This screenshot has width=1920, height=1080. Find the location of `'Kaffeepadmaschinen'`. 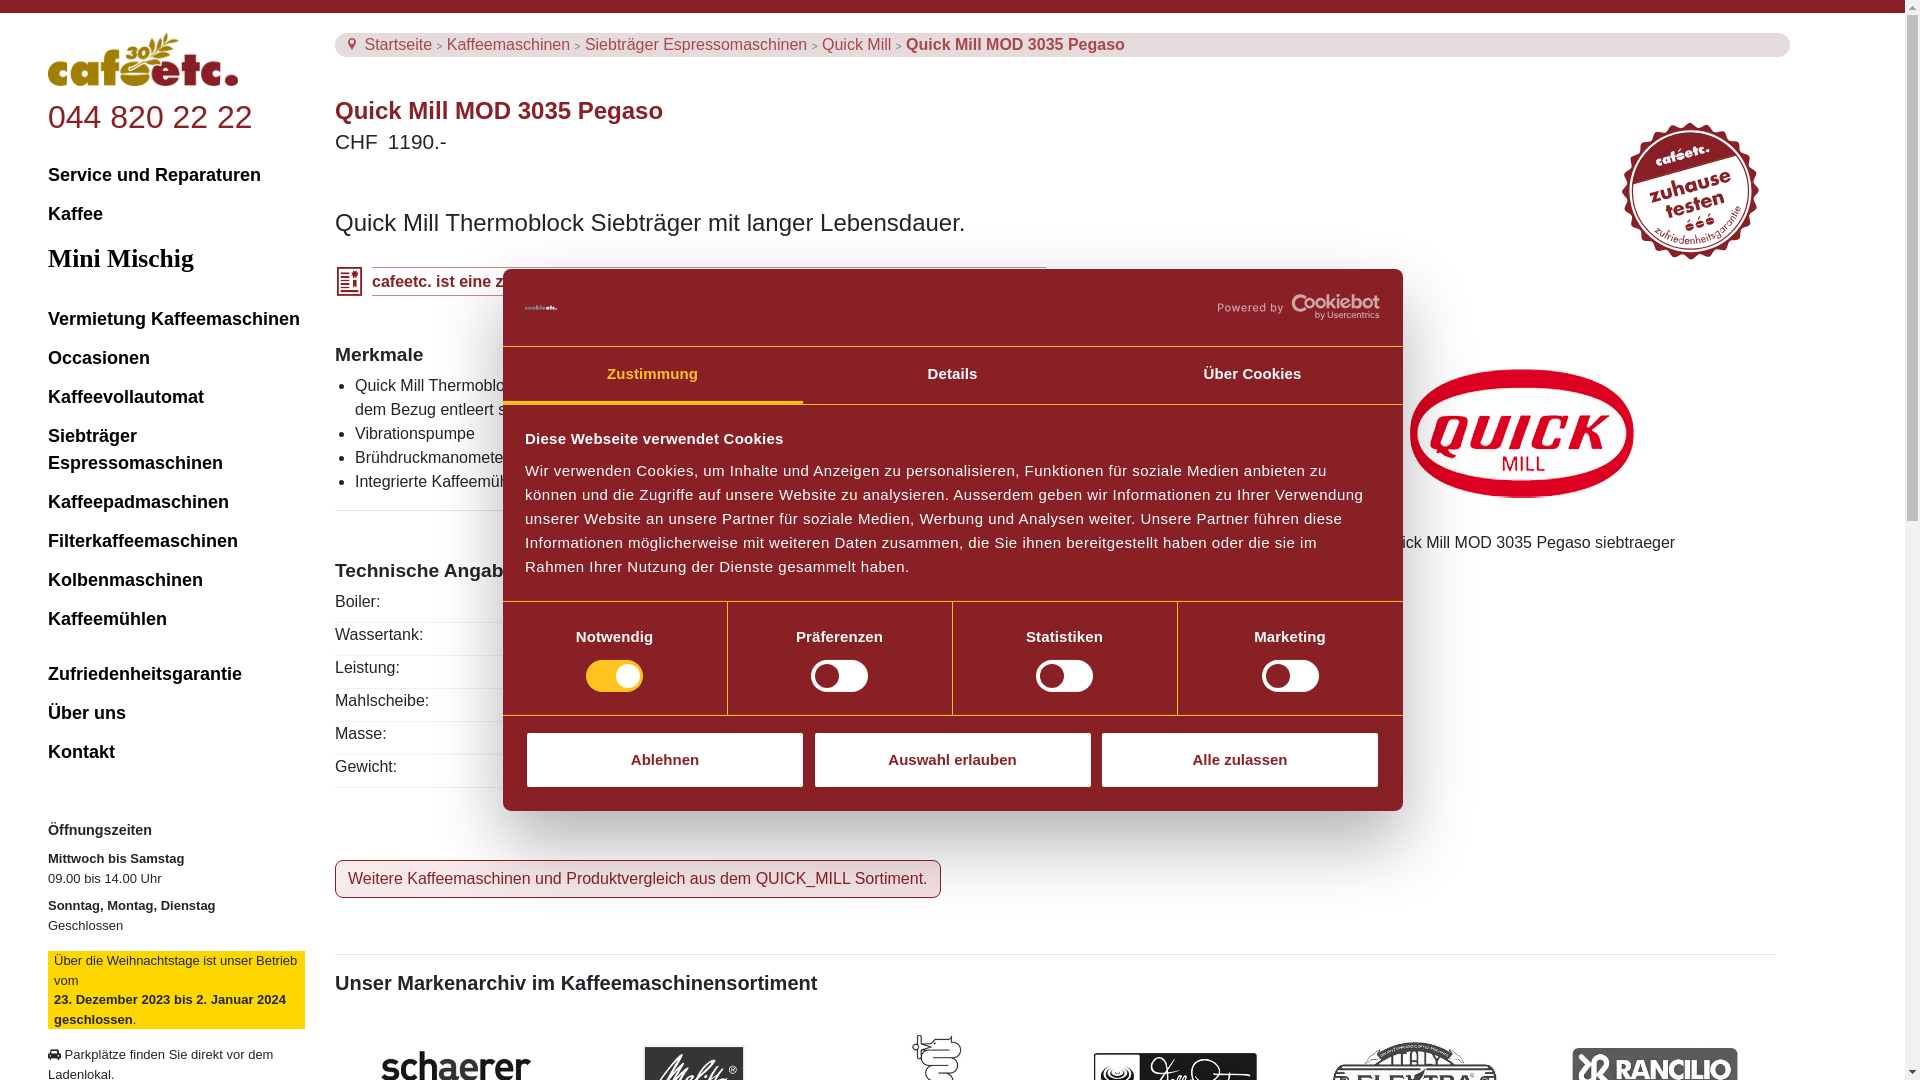

'Kaffeepadmaschinen' is located at coordinates (176, 501).